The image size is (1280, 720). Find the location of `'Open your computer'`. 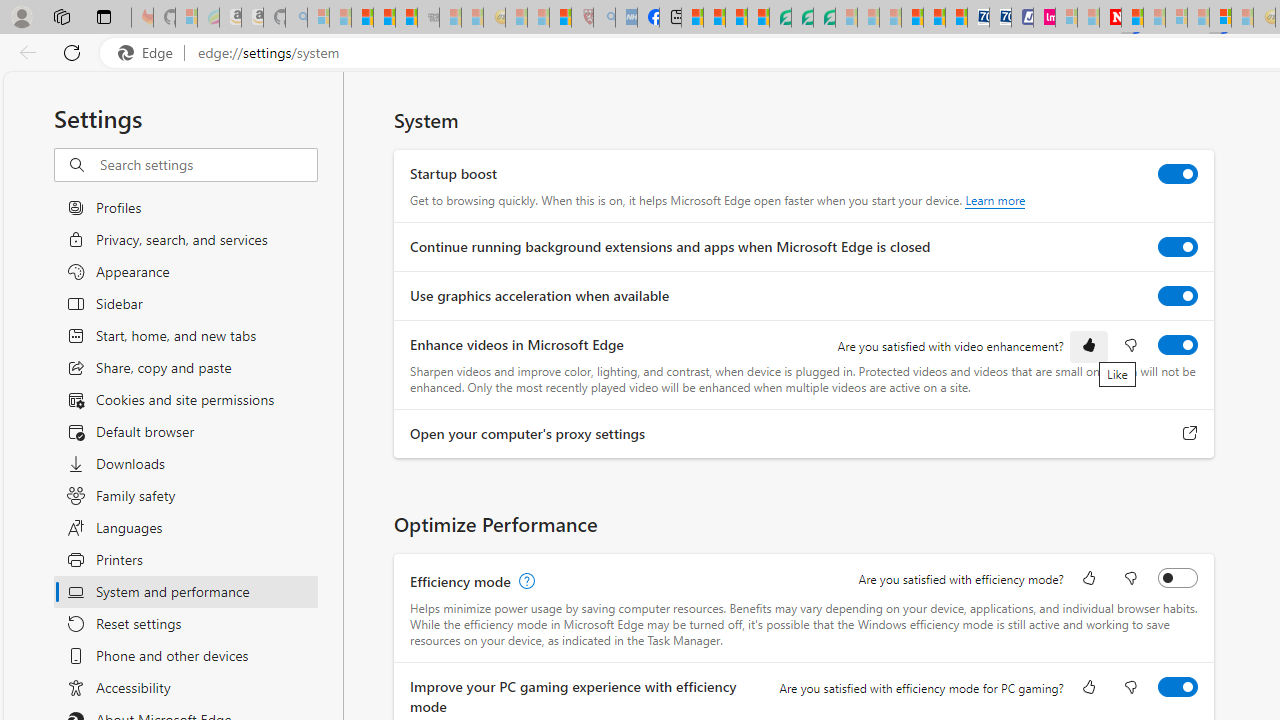

'Open your computer' is located at coordinates (1190, 433).